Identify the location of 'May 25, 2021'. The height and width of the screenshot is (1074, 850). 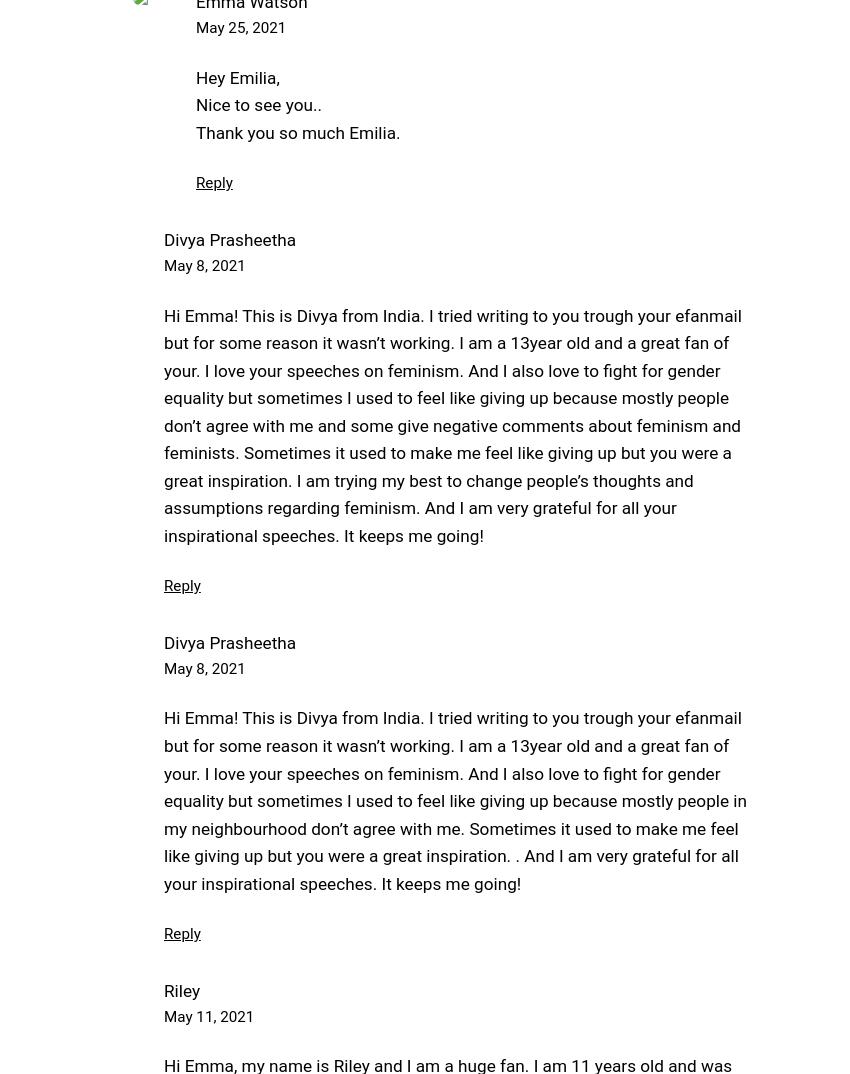
(240, 27).